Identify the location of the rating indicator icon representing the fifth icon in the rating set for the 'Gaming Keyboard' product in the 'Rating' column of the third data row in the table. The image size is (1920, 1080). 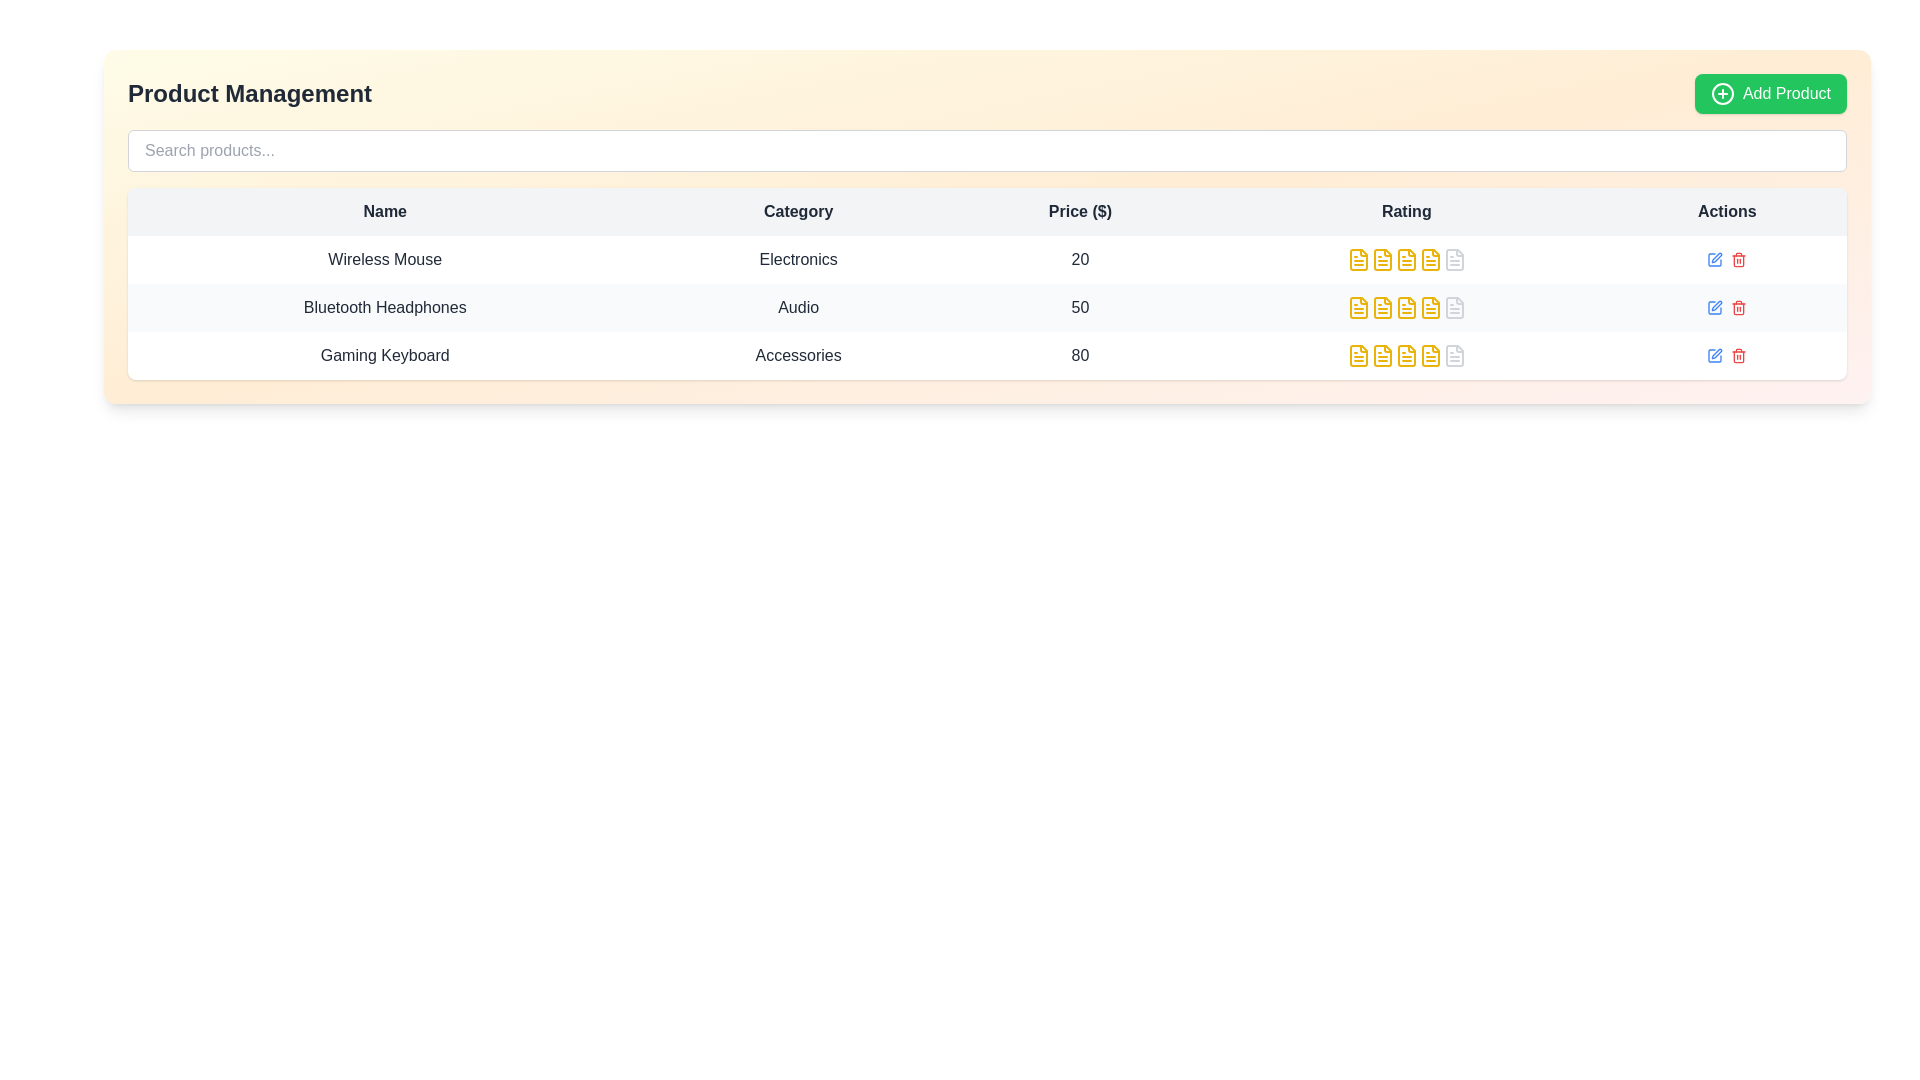
(1454, 354).